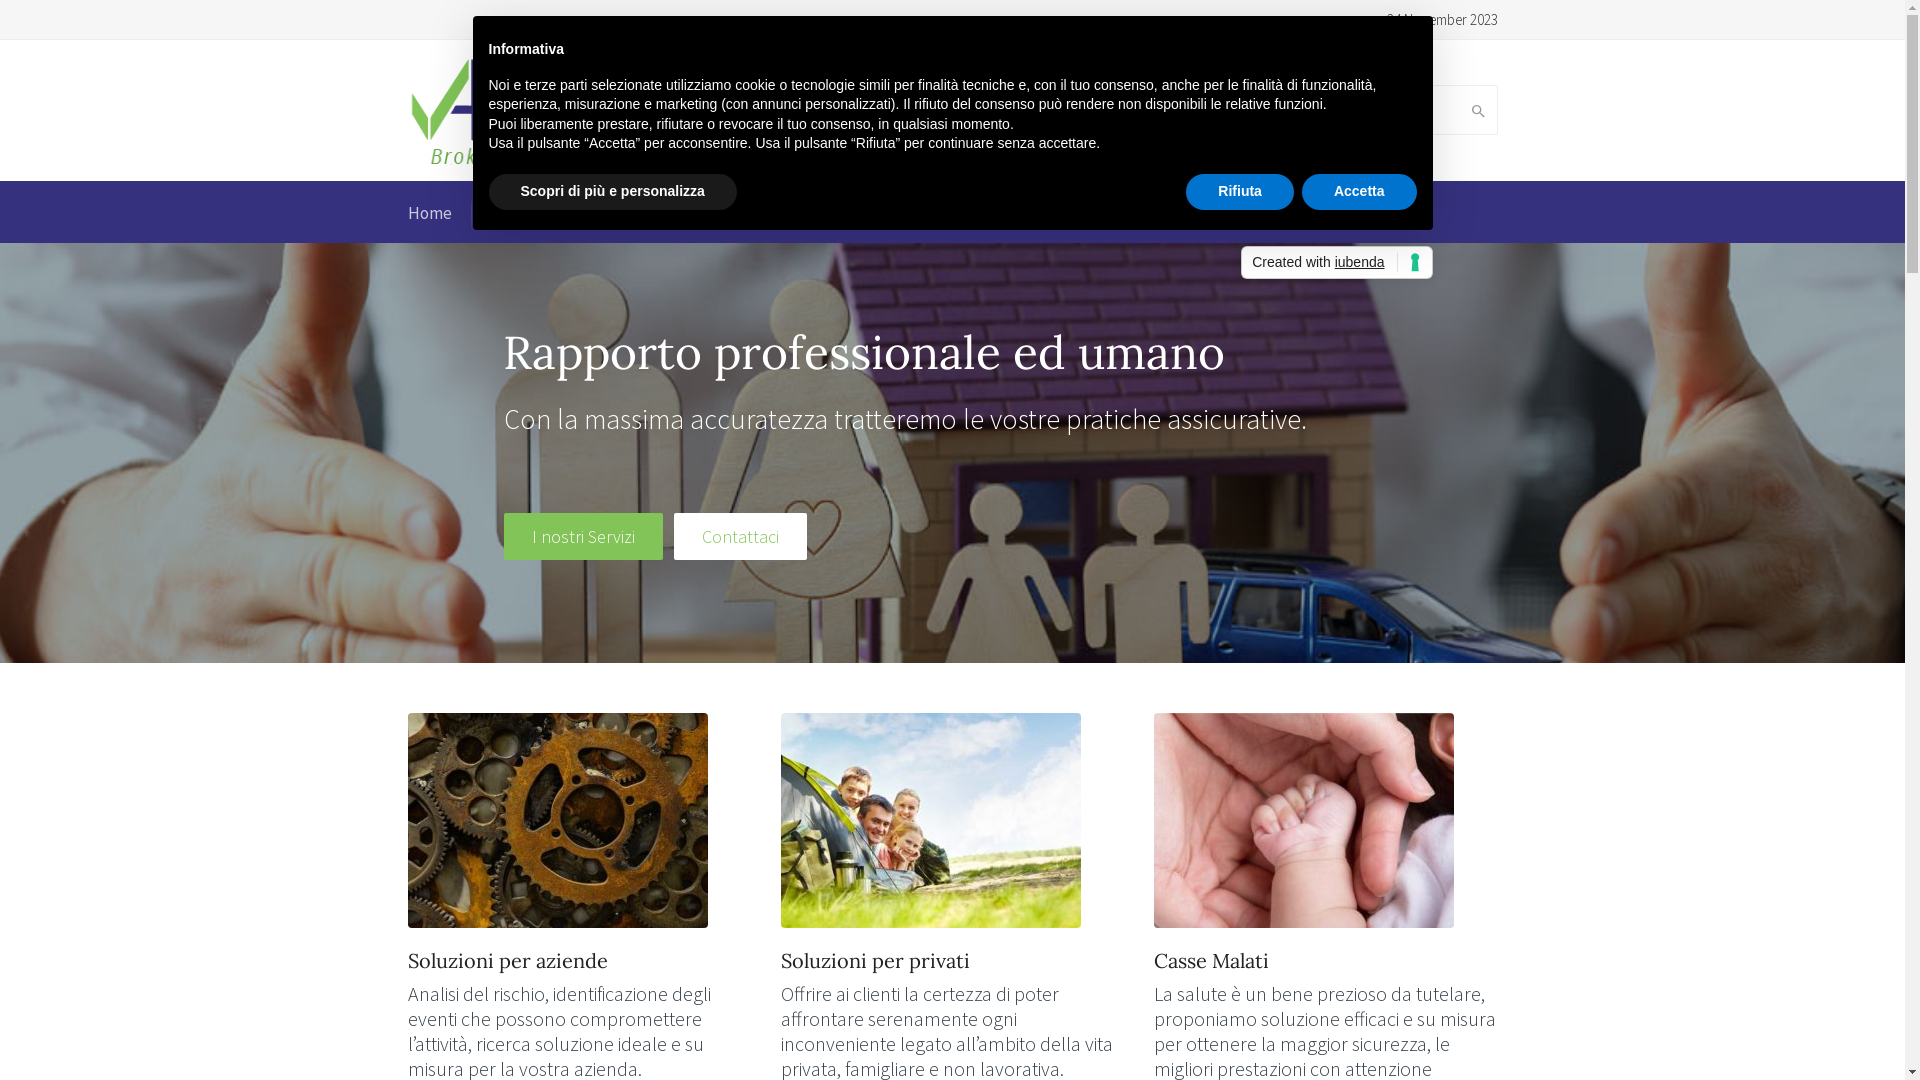 The width and height of the screenshot is (1920, 1080). What do you see at coordinates (1181, 213) in the screenshot?
I see `'Contatto'` at bounding box center [1181, 213].